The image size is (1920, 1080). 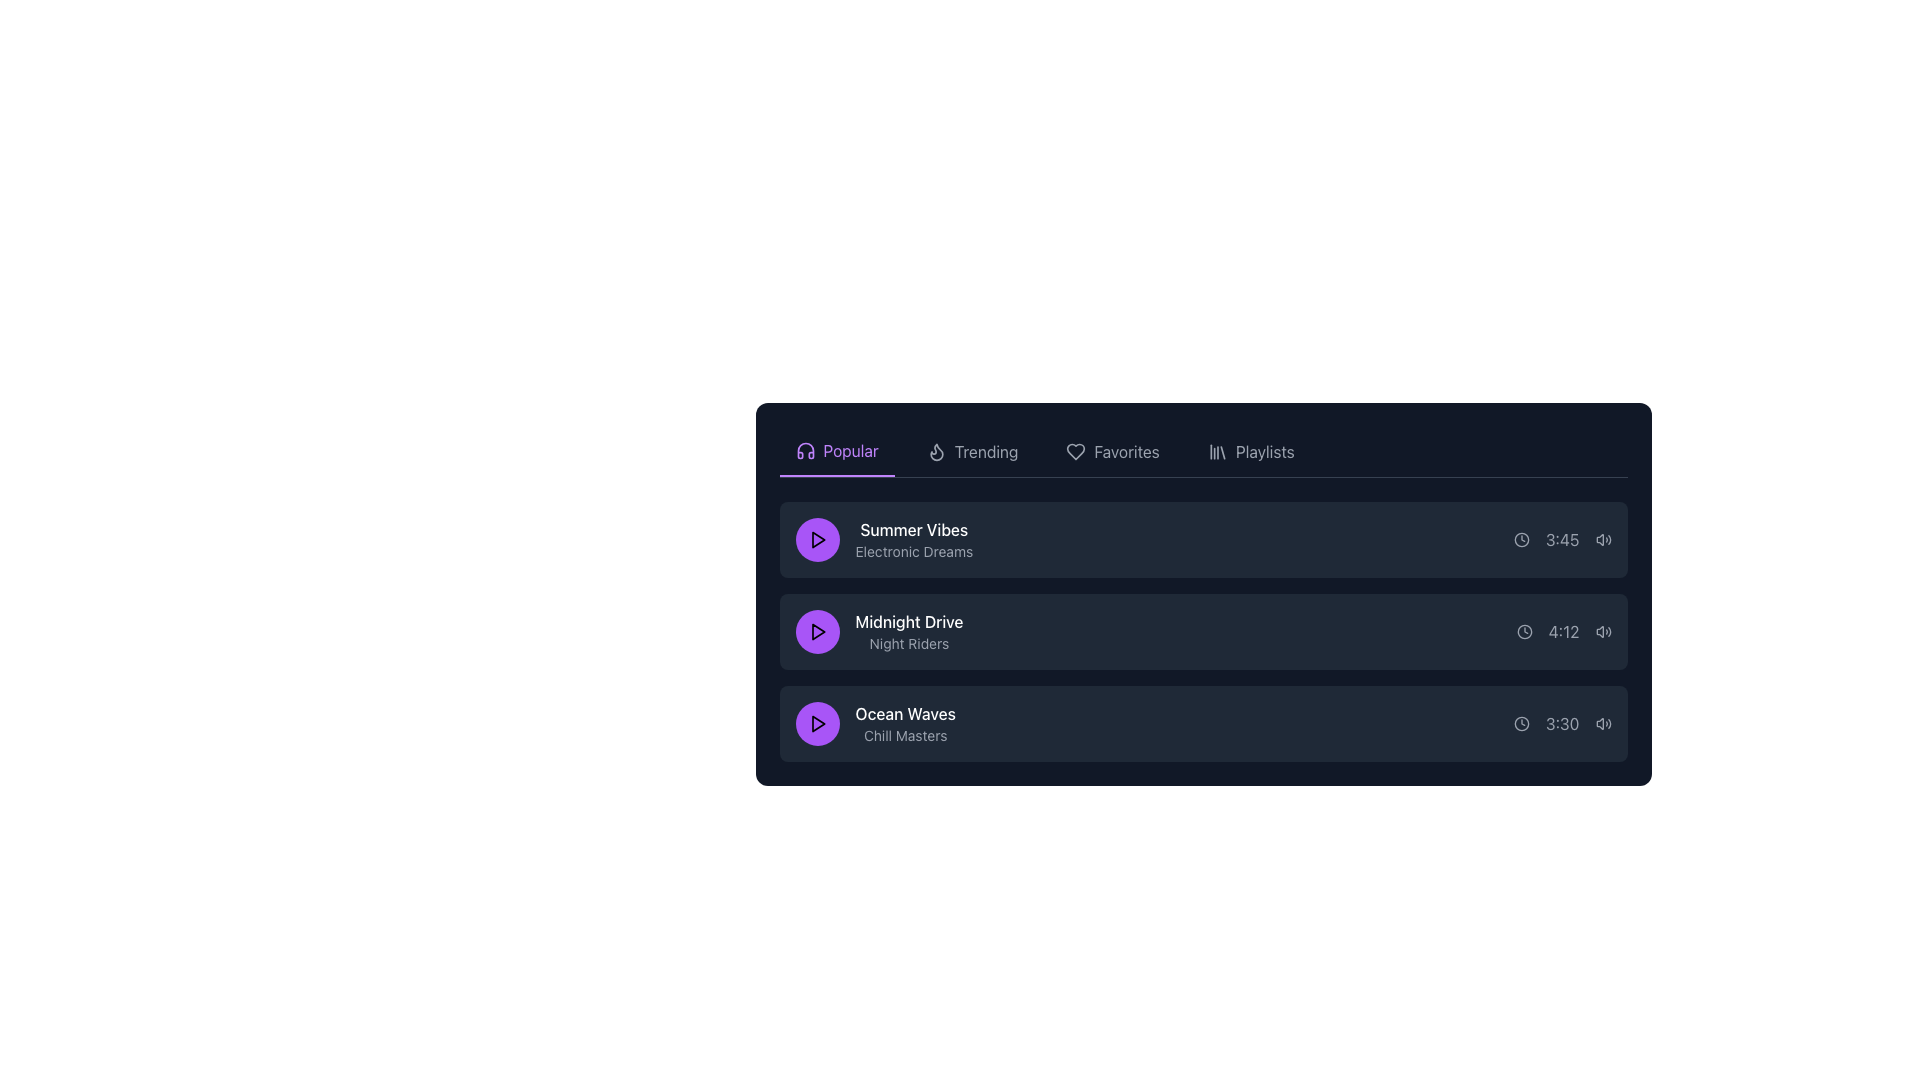 What do you see at coordinates (1112, 451) in the screenshot?
I see `the 'Favorites' navigation button located` at bounding box center [1112, 451].